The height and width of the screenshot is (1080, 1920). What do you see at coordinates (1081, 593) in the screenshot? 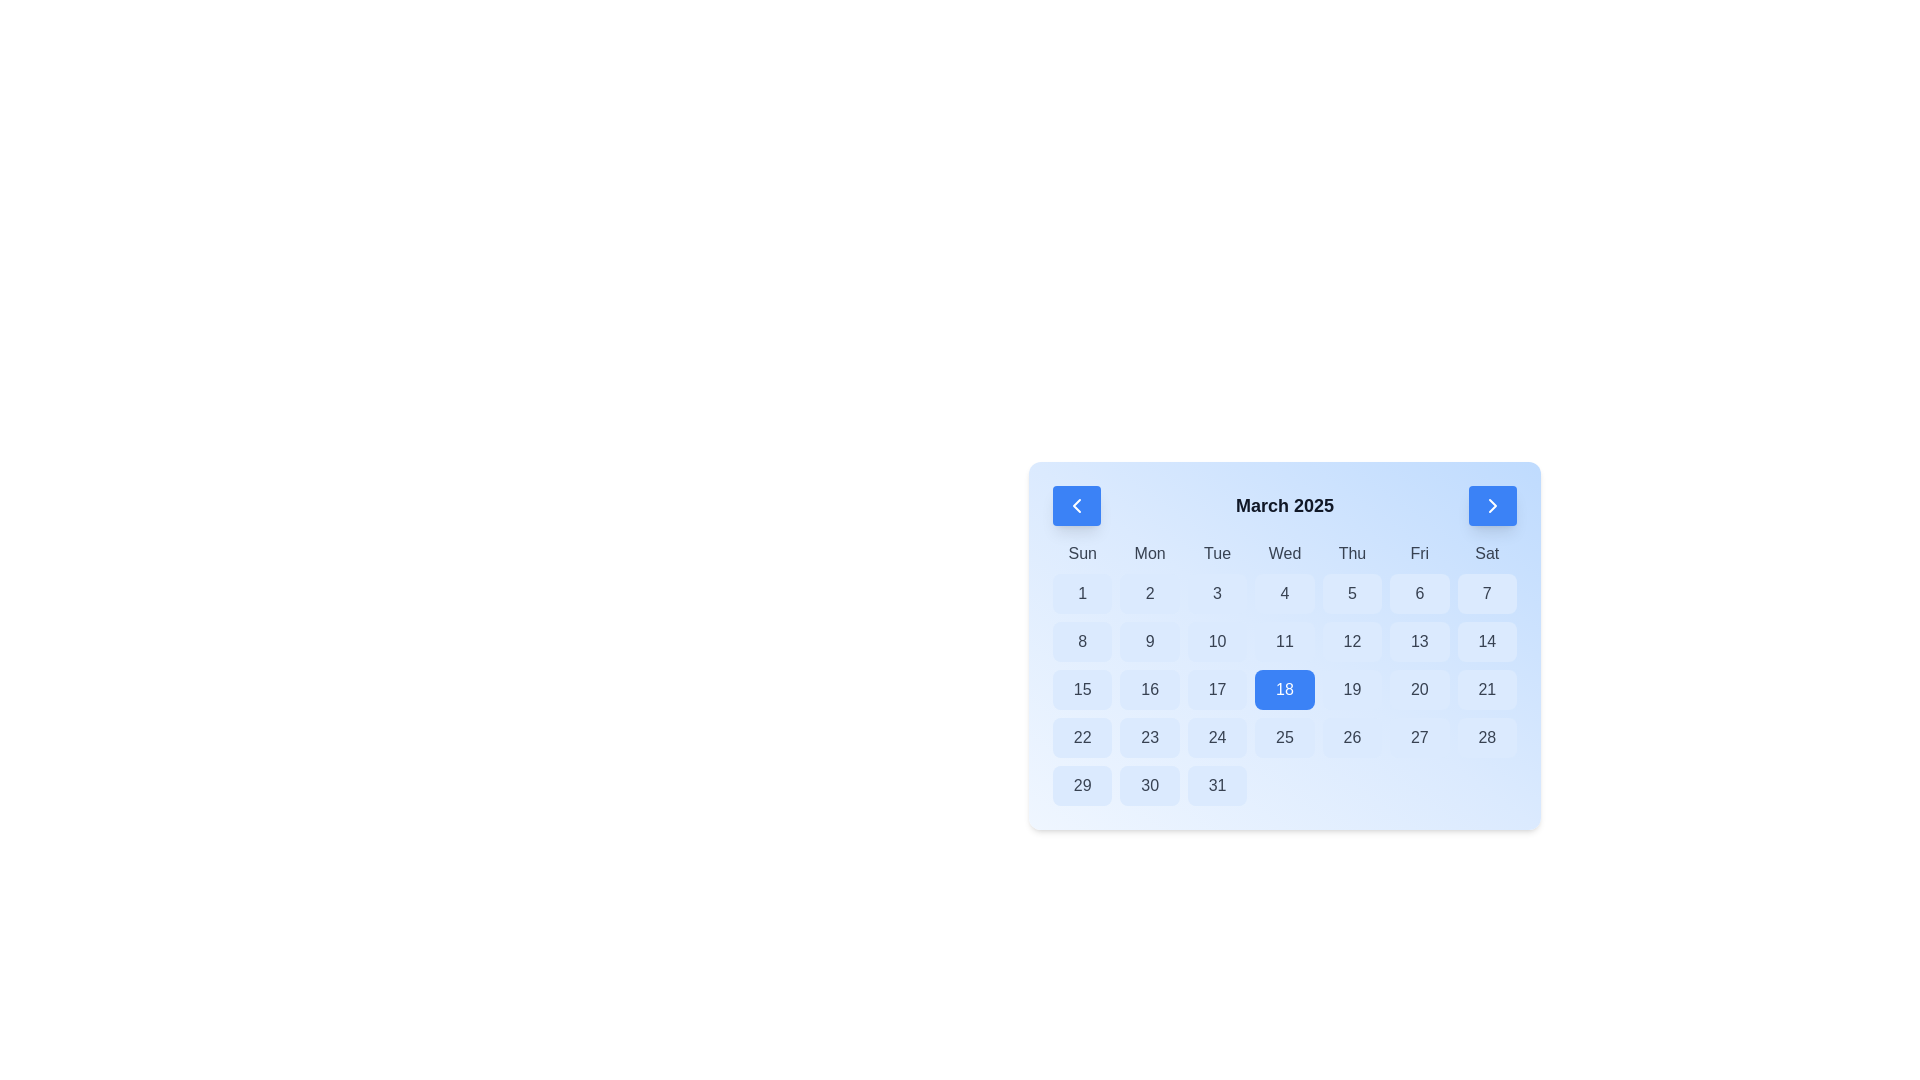
I see `the rounded rectangular button with a light blue background, containing the number '1', located in the first column under the 'Sun' header of the calendar layout` at bounding box center [1081, 593].